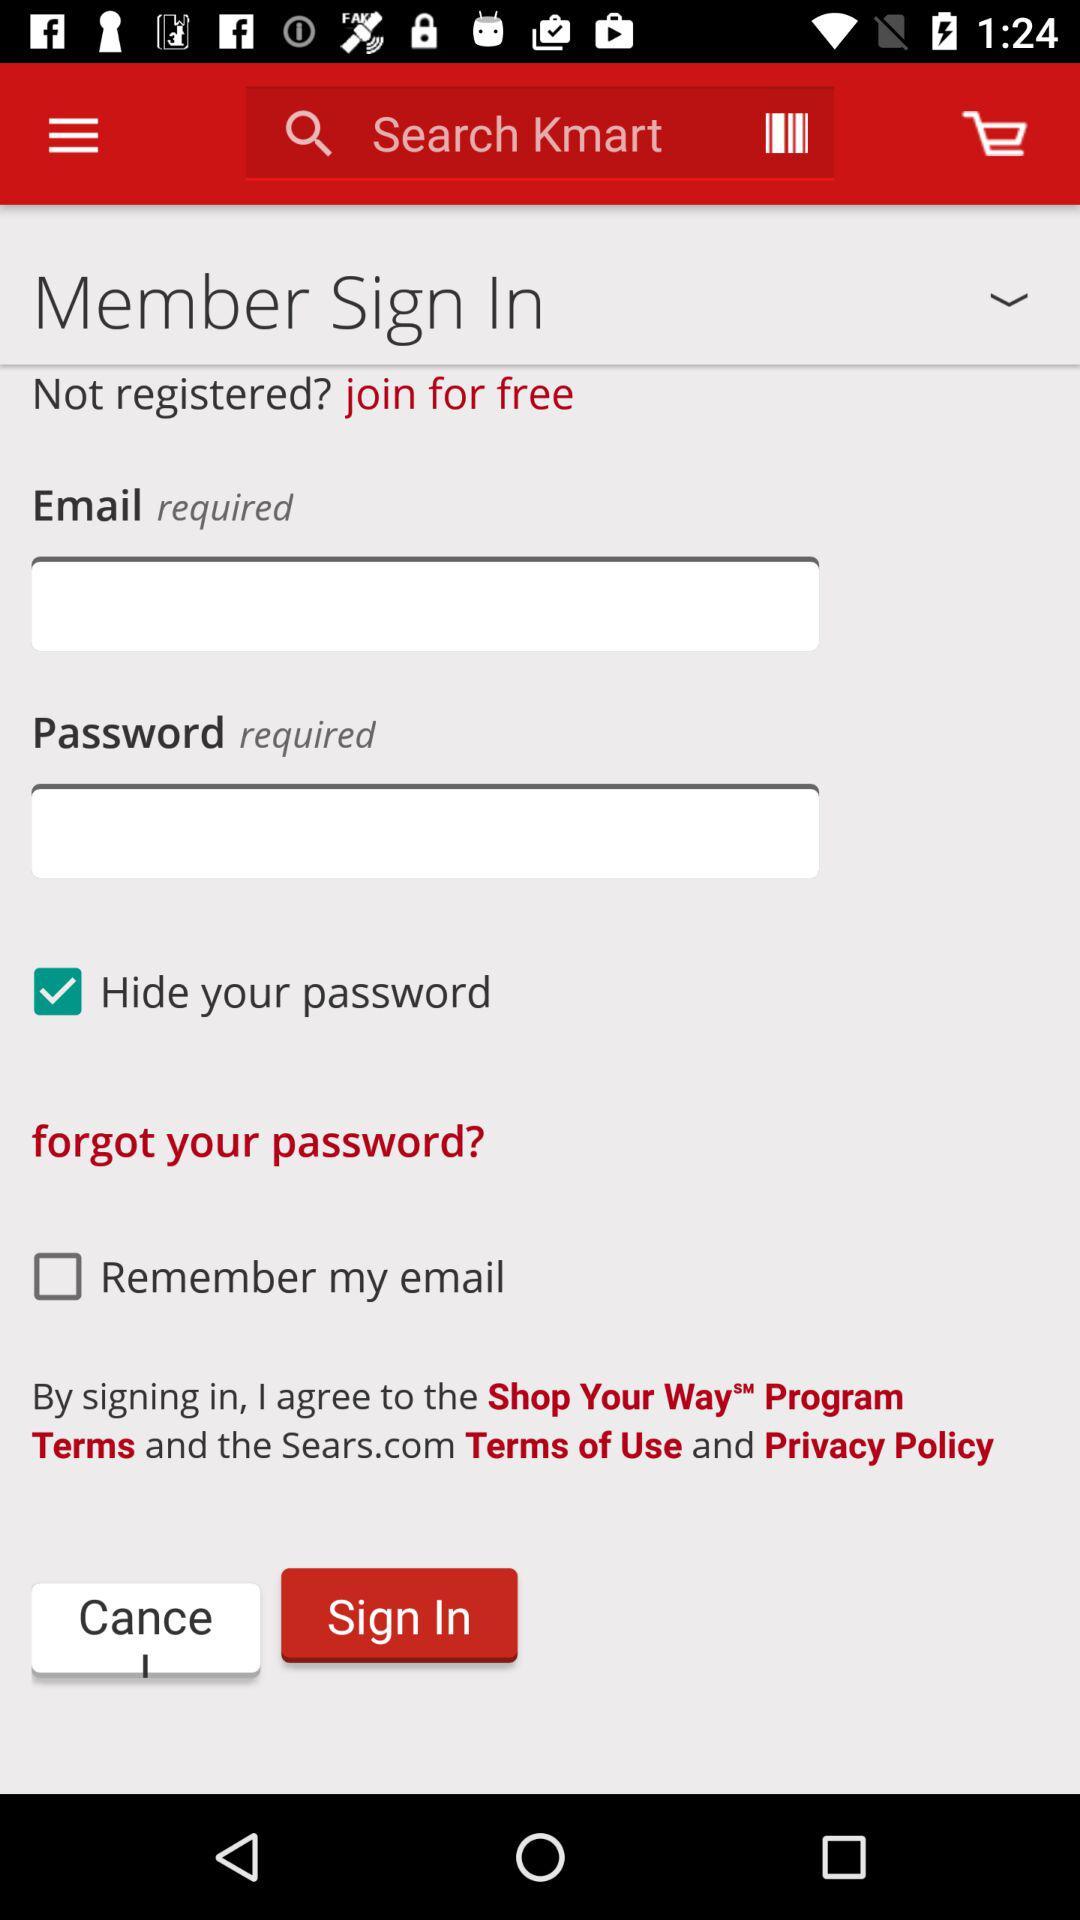  I want to click on the cancel icon, so click(144, 1630).